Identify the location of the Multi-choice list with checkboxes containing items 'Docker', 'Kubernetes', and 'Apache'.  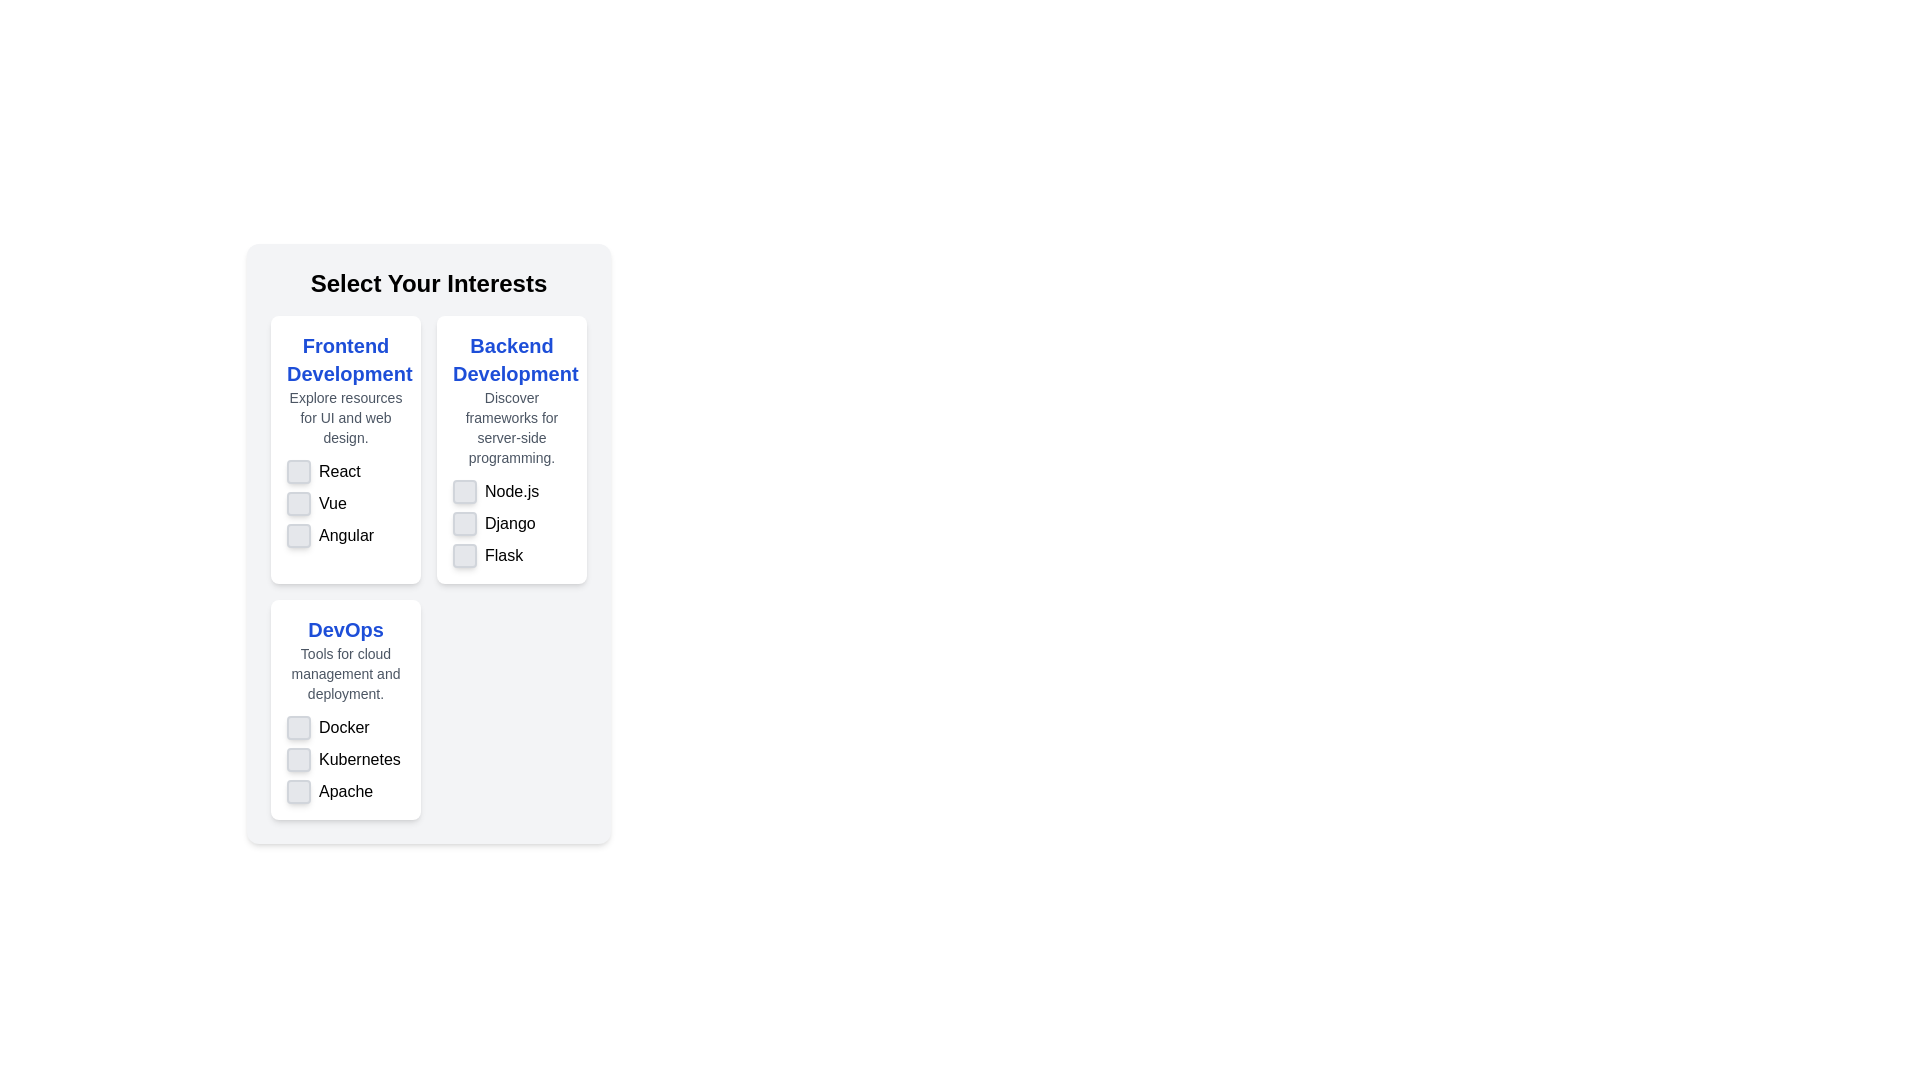
(345, 759).